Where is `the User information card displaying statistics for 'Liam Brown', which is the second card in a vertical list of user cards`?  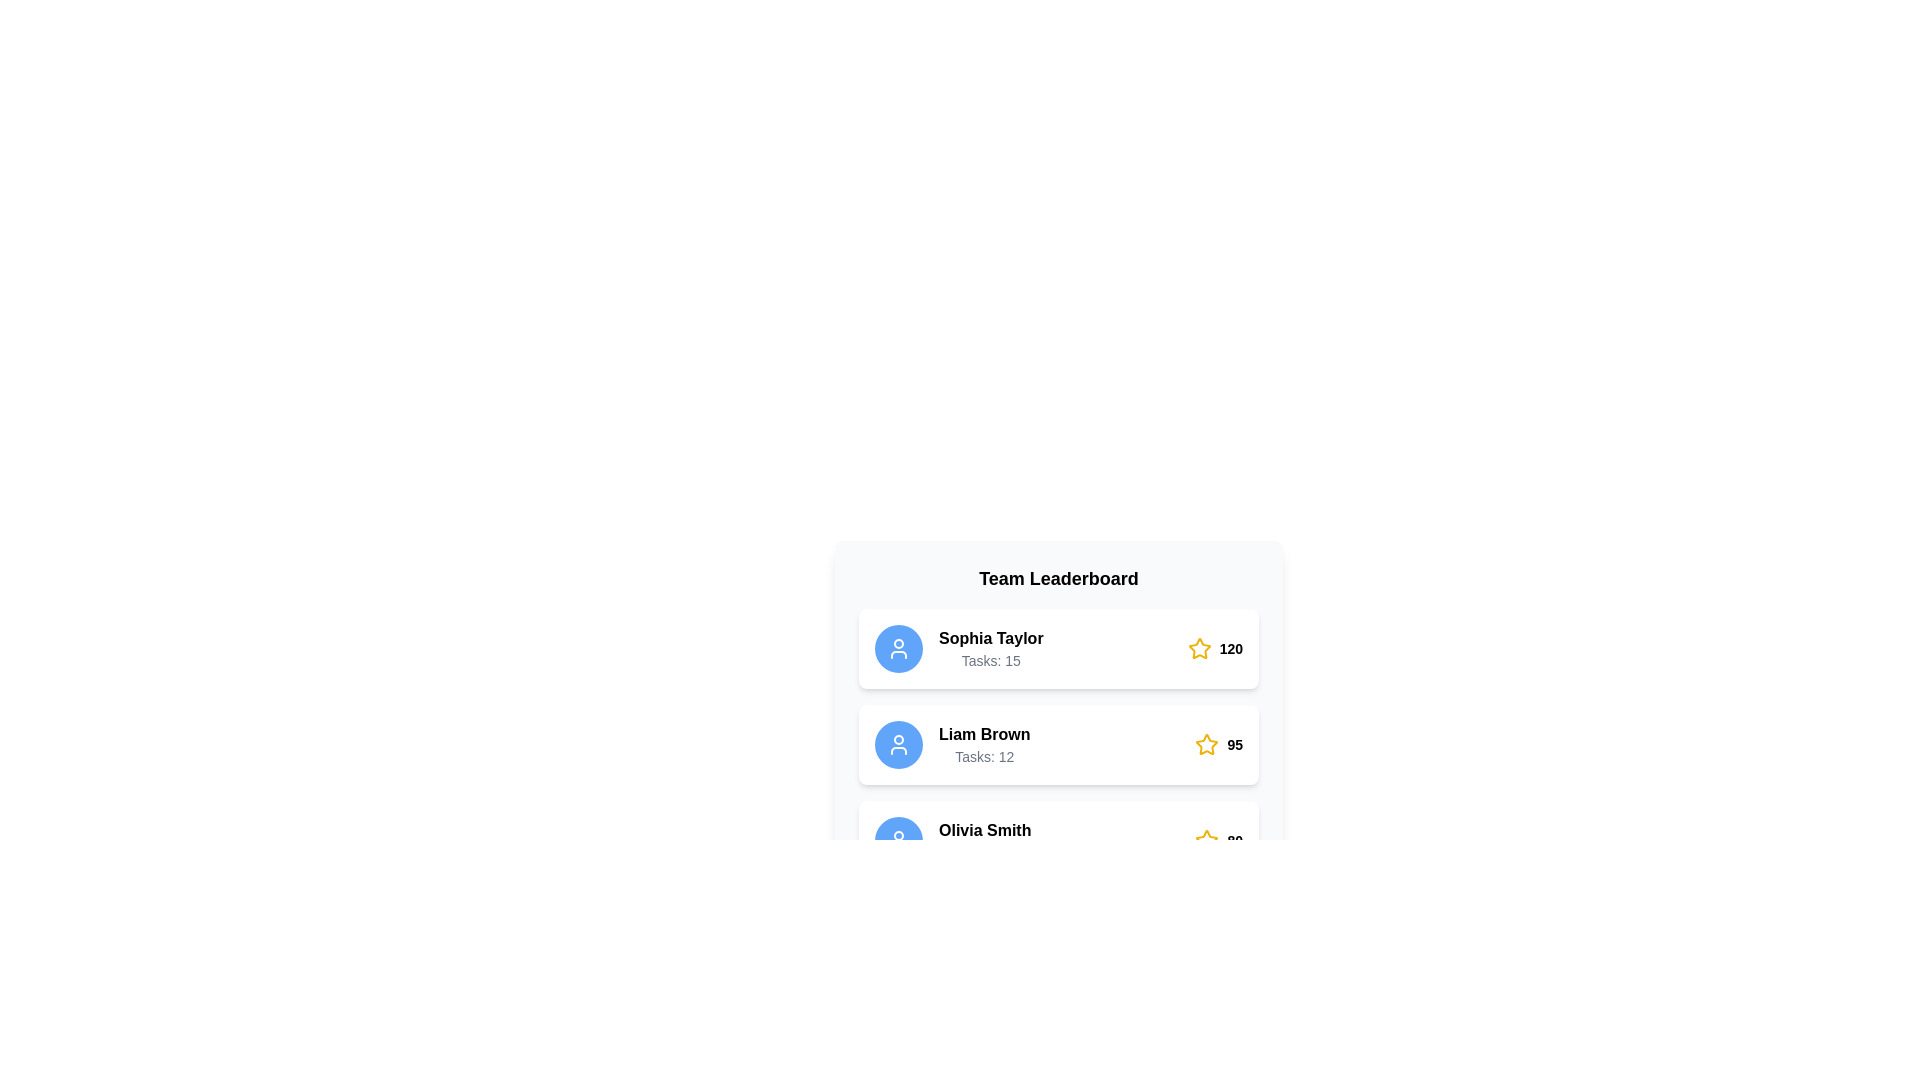 the User information card displaying statistics for 'Liam Brown', which is the second card in a vertical list of user cards is located at coordinates (1058, 744).